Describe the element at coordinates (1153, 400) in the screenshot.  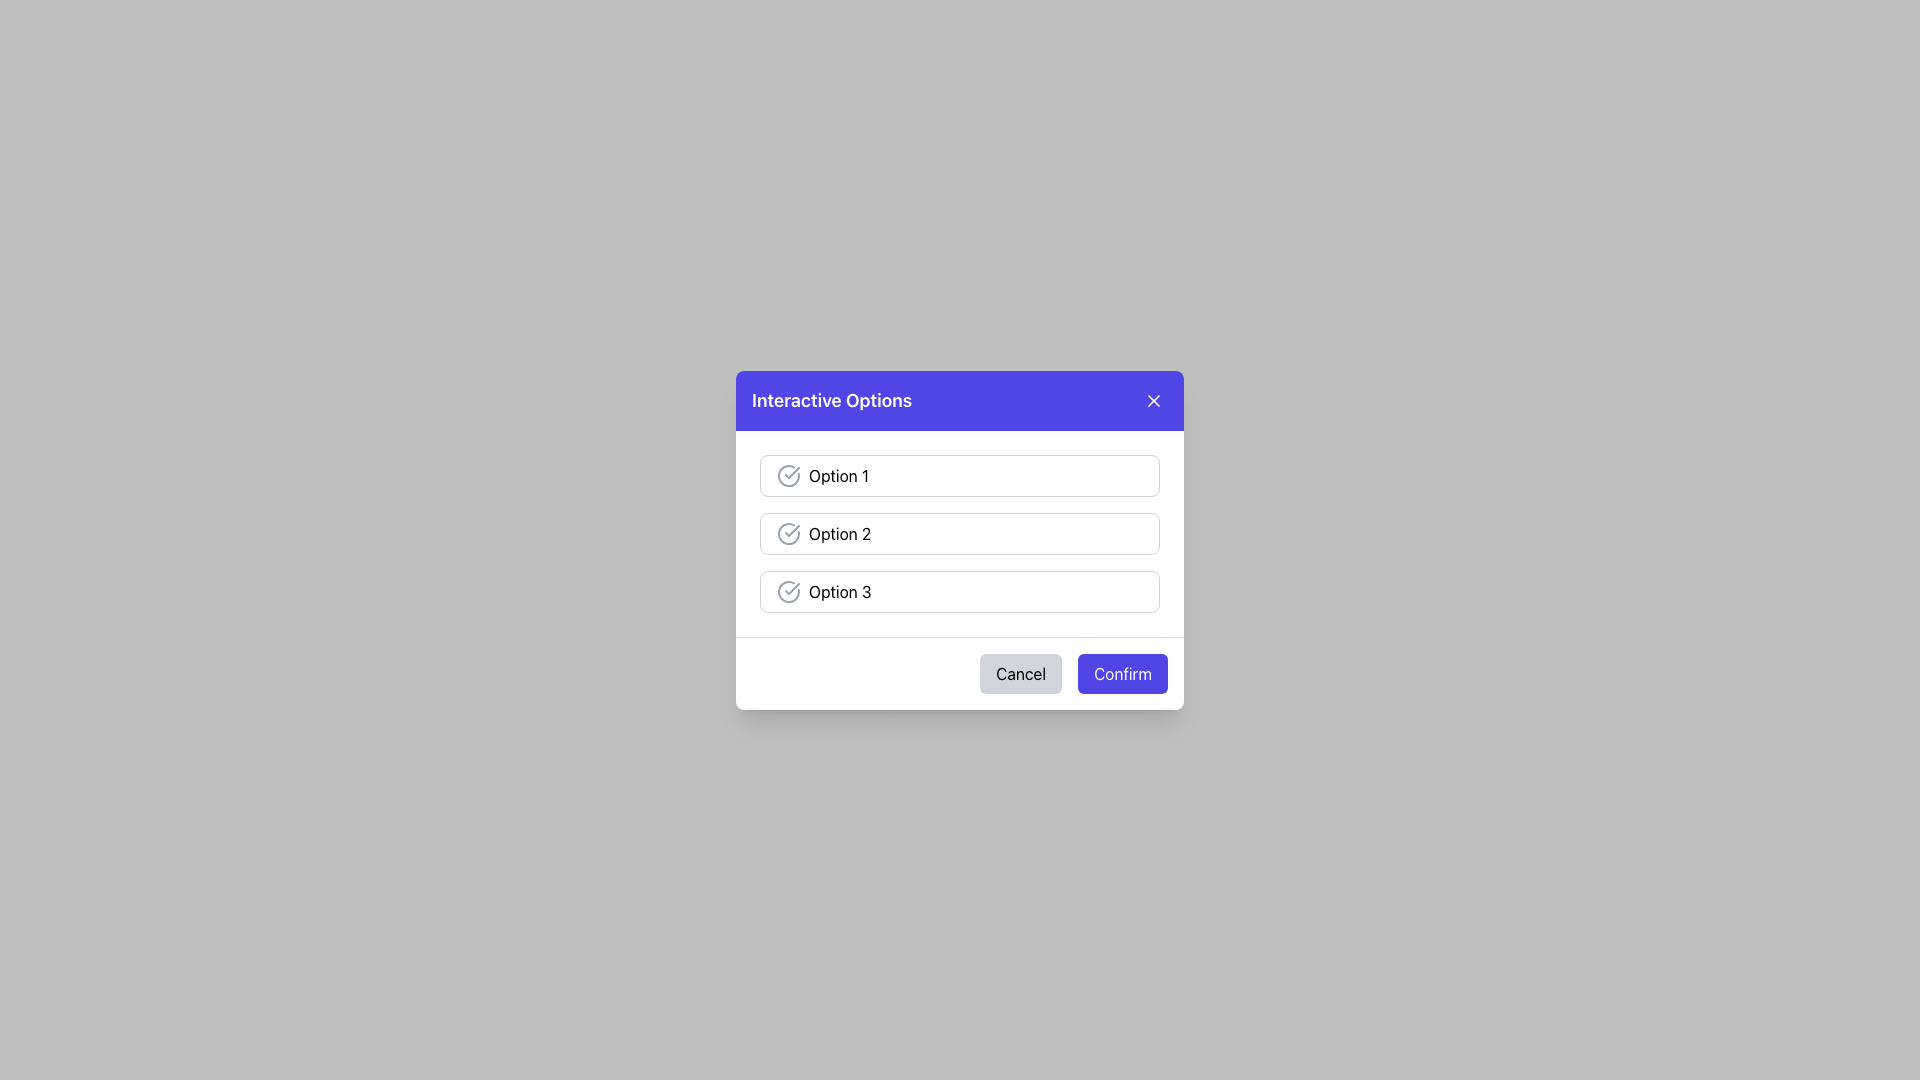
I see `the close button located in the top right corner of the purple header labeled 'Interactive Options'` at that location.